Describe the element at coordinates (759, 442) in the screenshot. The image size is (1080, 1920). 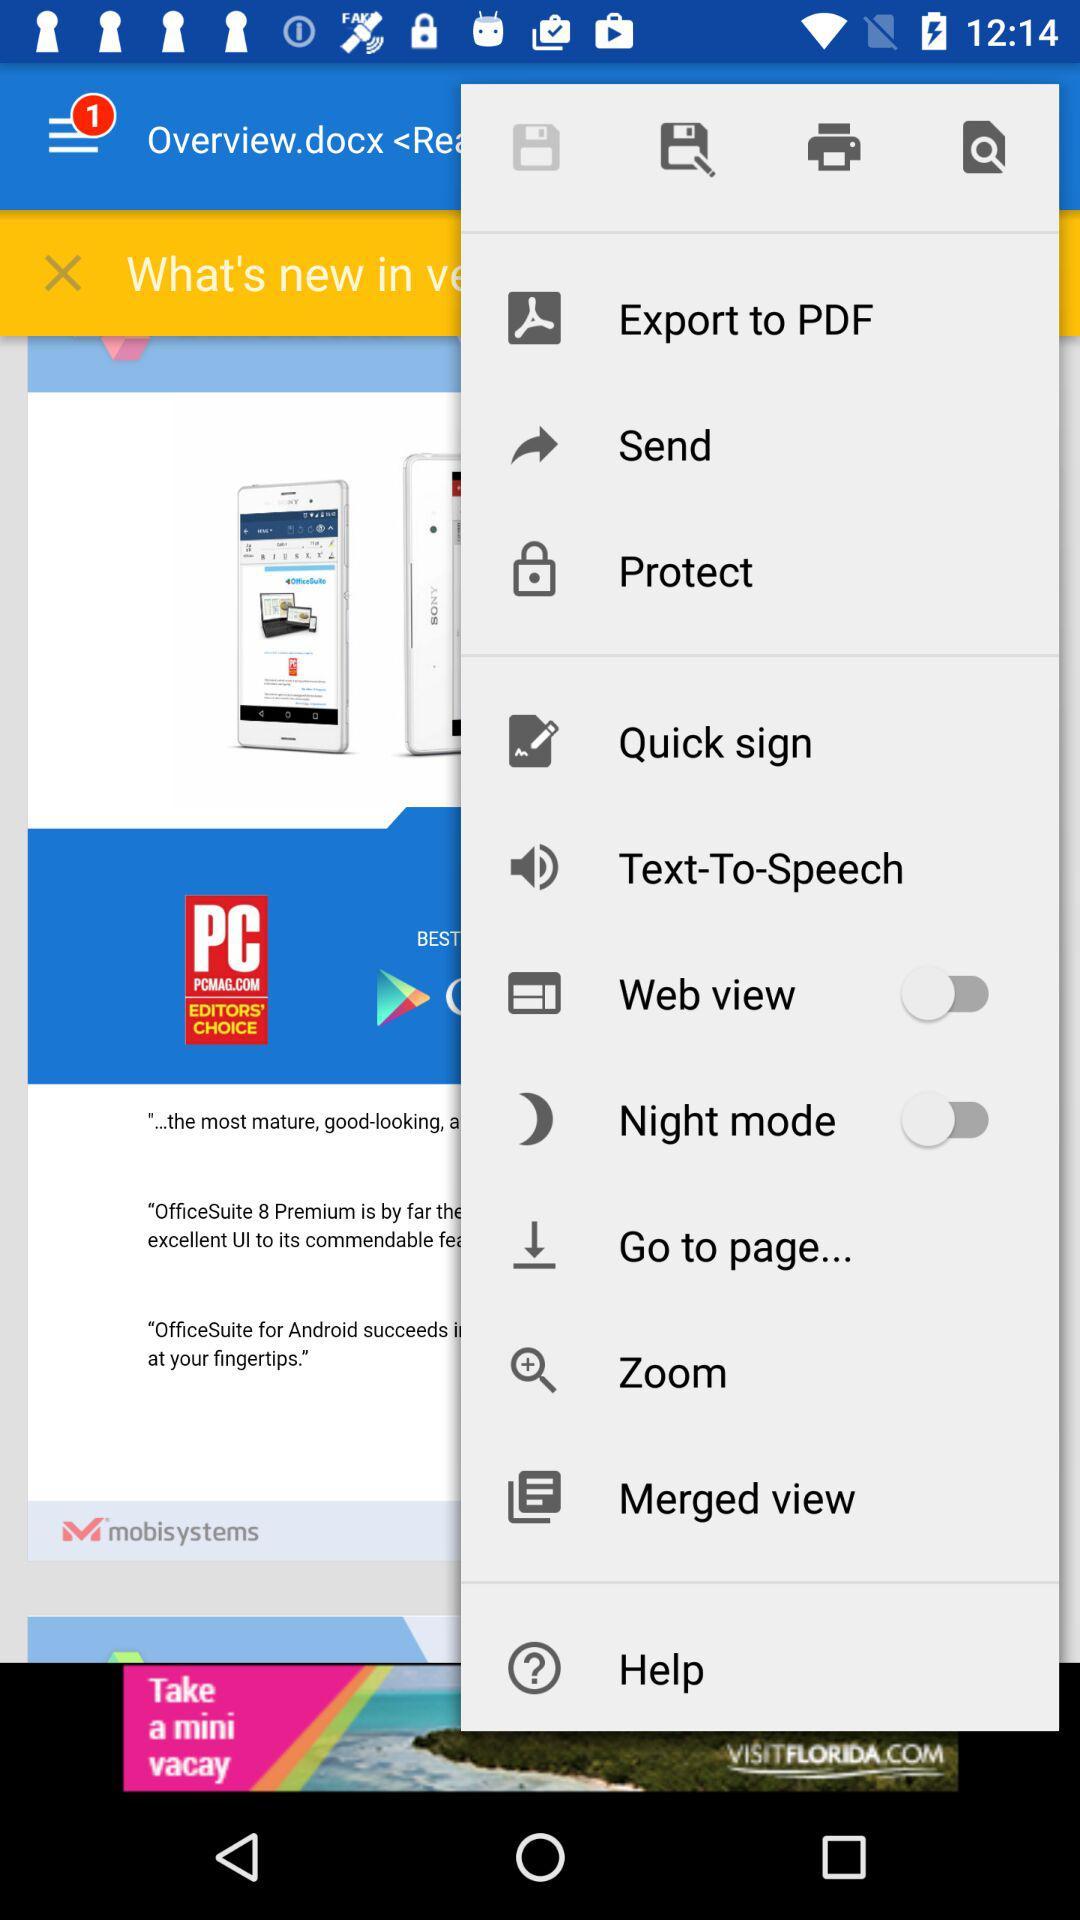
I see `send item` at that location.